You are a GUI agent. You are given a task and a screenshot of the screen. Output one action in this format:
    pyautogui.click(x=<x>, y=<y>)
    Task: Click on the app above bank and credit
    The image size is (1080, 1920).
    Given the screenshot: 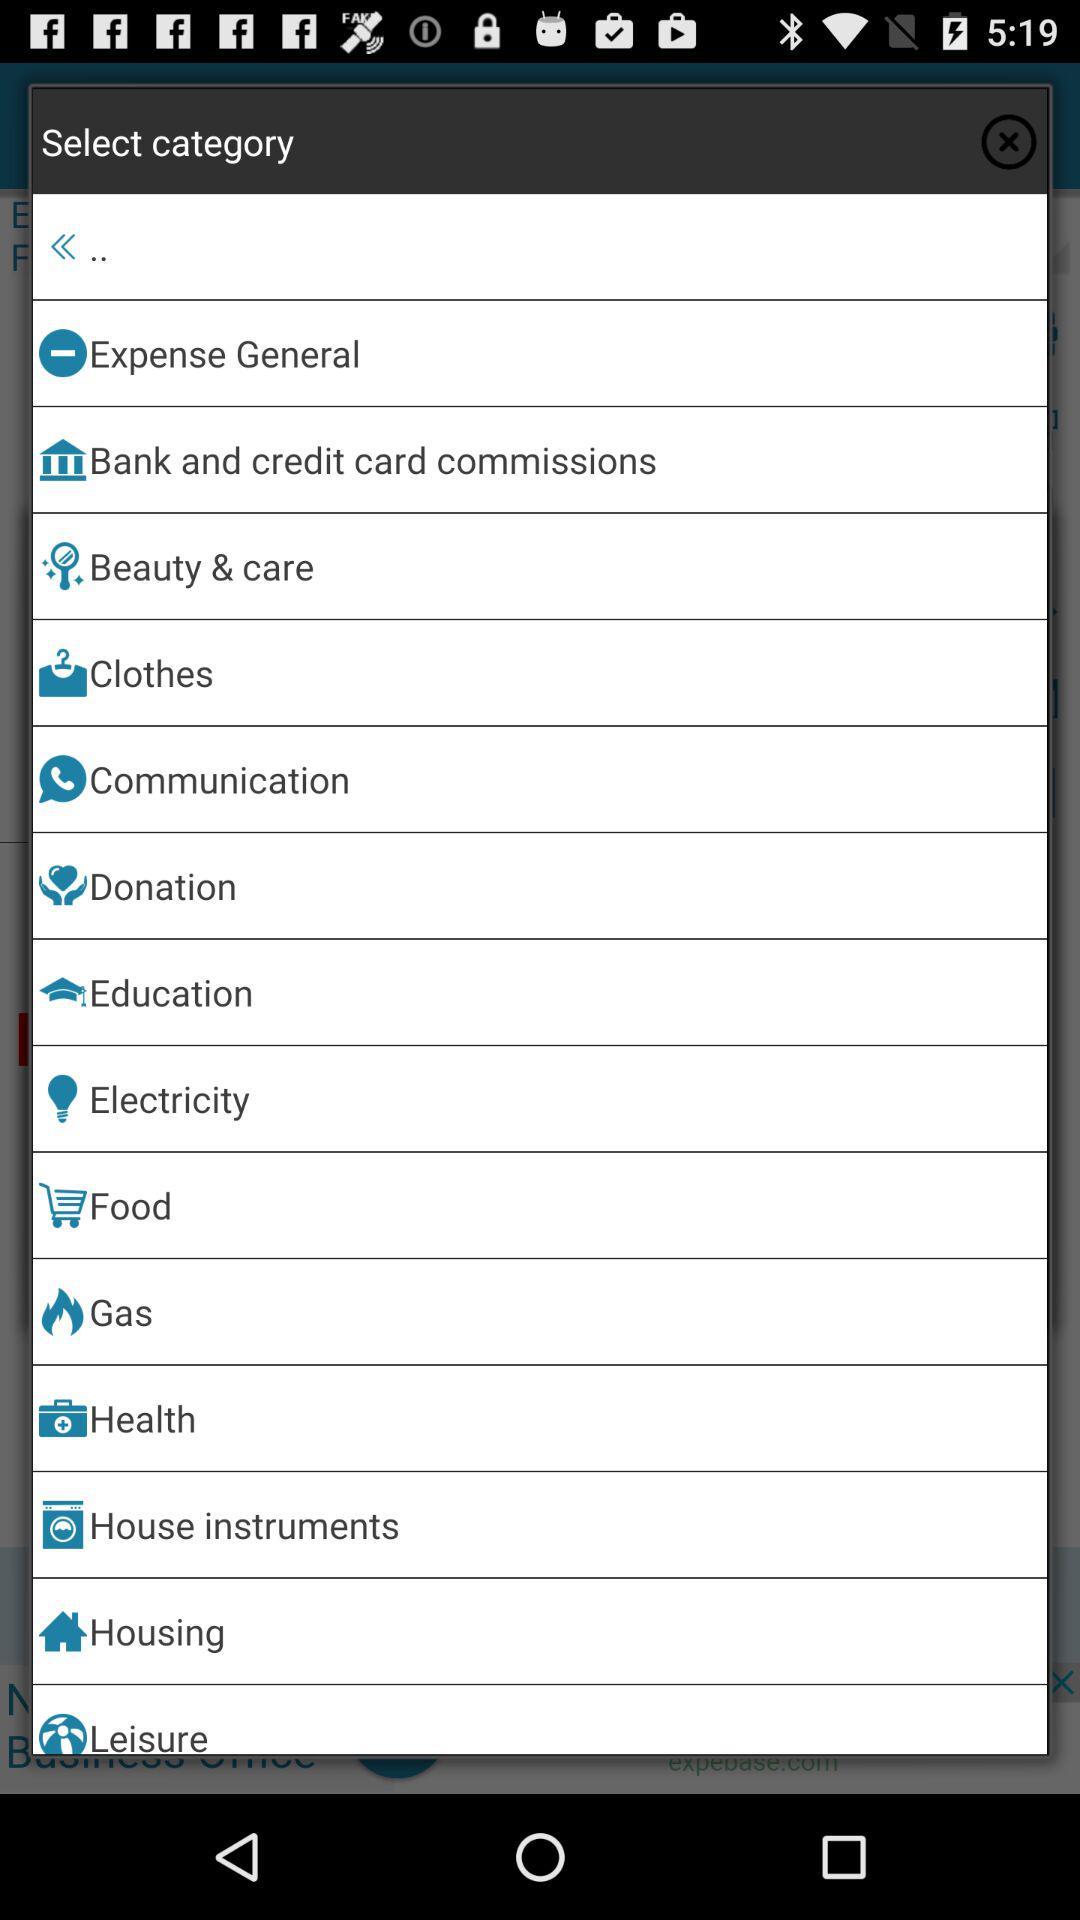 What is the action you would take?
    pyautogui.click(x=564, y=353)
    